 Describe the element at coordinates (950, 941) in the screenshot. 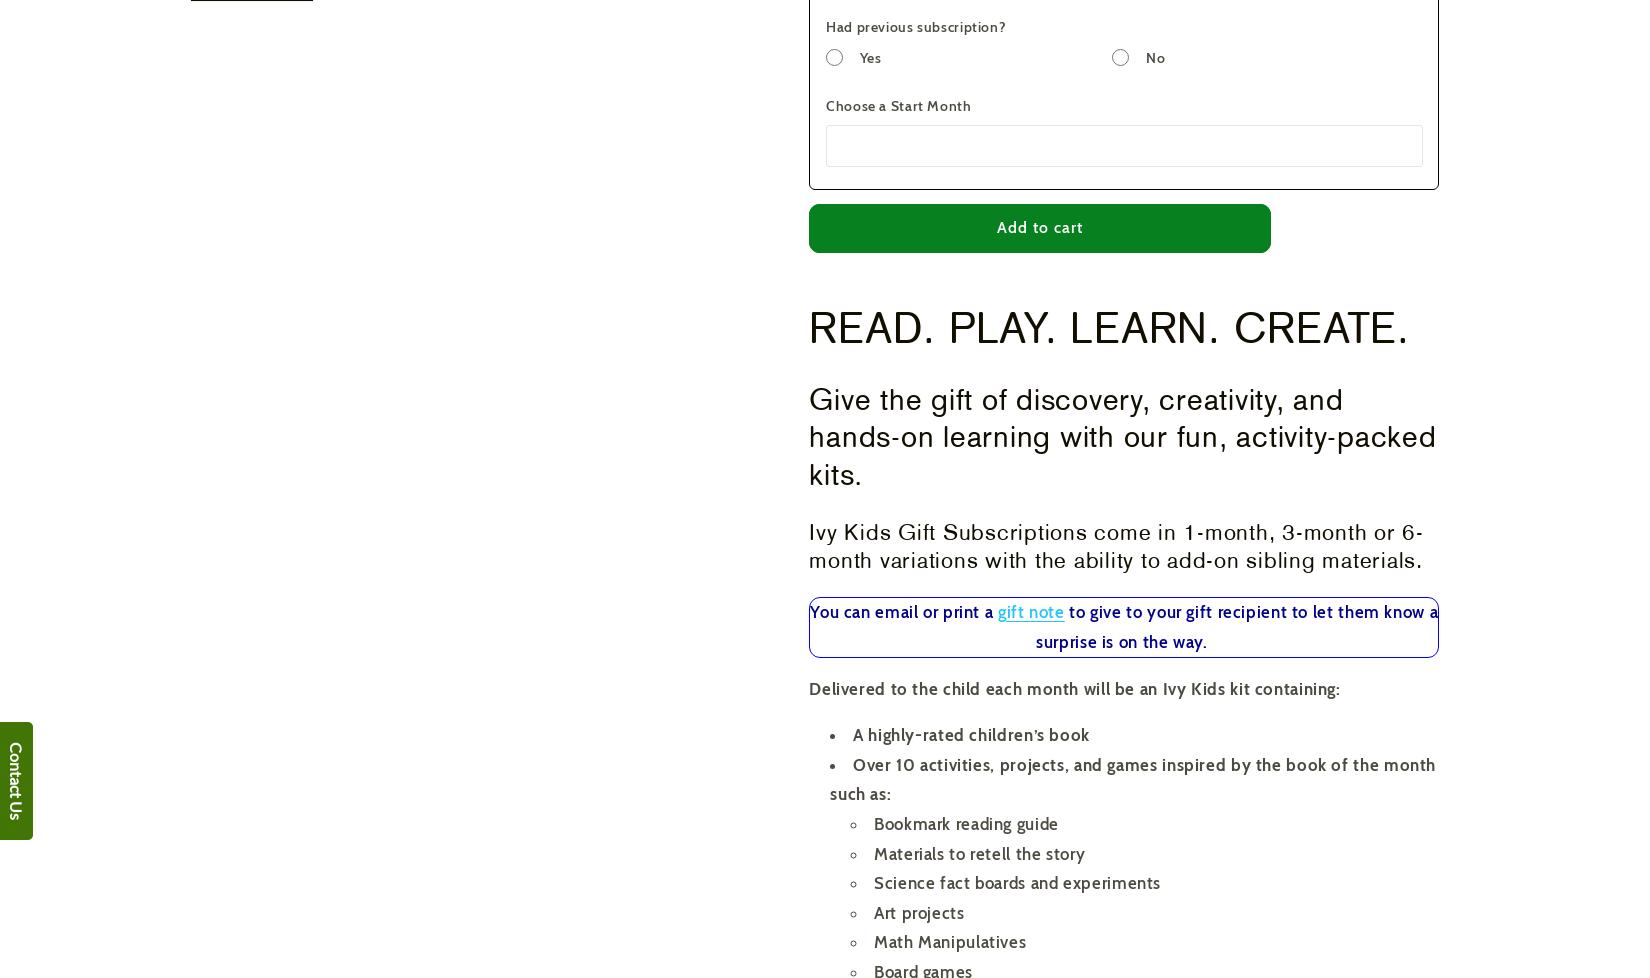

I see `'Math Manipulatives'` at that location.